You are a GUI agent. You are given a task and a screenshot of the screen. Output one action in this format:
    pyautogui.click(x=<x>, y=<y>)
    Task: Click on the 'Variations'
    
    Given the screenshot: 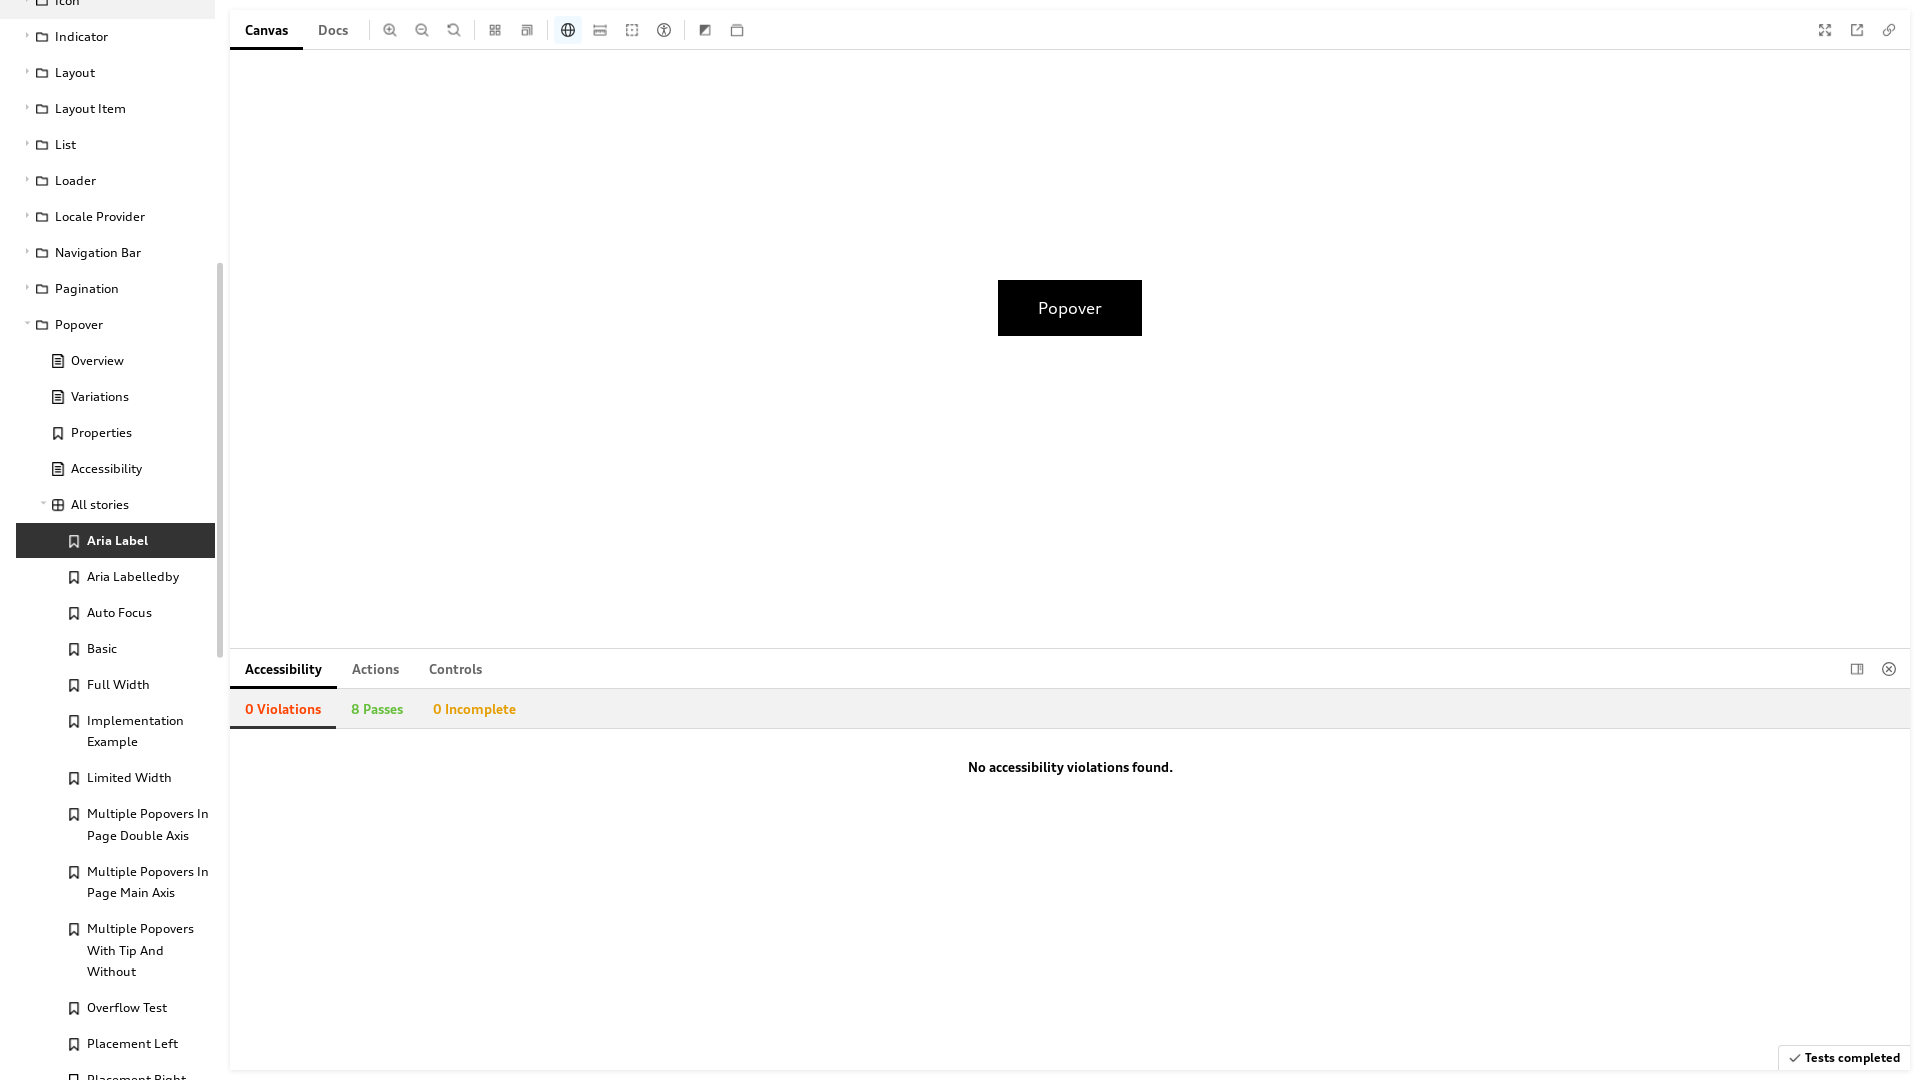 What is the action you would take?
    pyautogui.click(x=114, y=397)
    